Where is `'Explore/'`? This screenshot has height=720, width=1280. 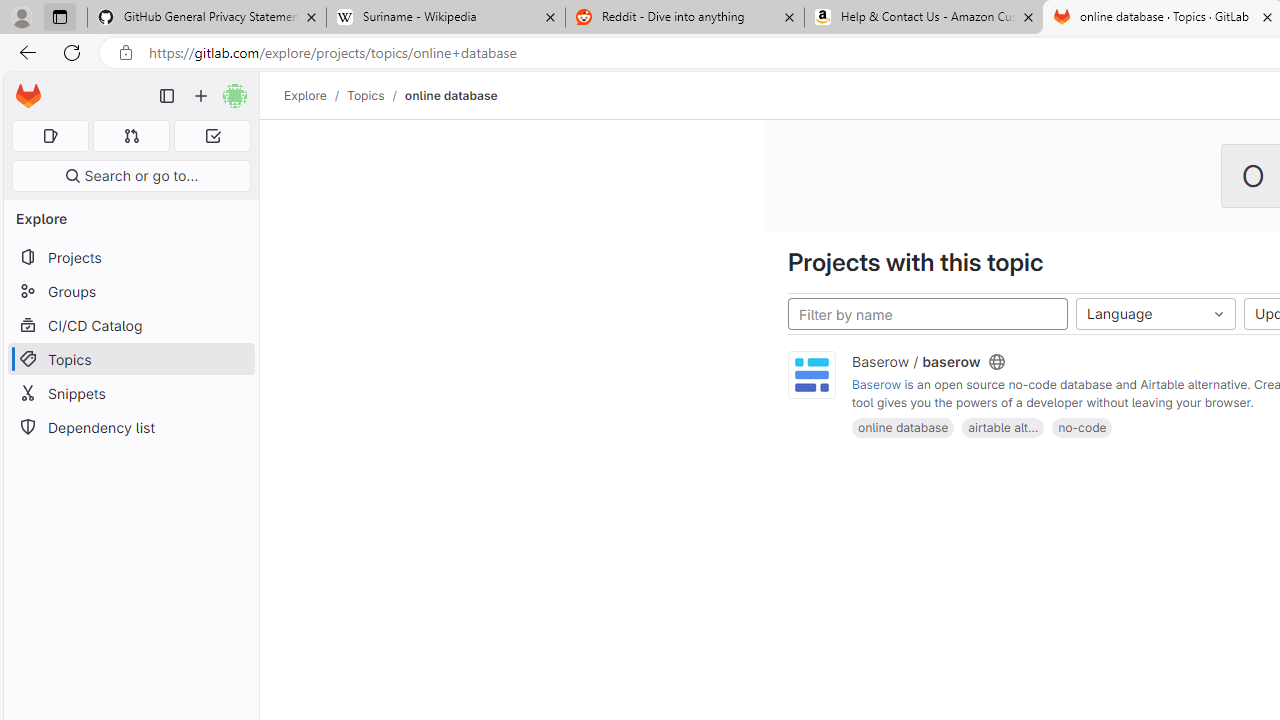 'Explore/' is located at coordinates (315, 95).